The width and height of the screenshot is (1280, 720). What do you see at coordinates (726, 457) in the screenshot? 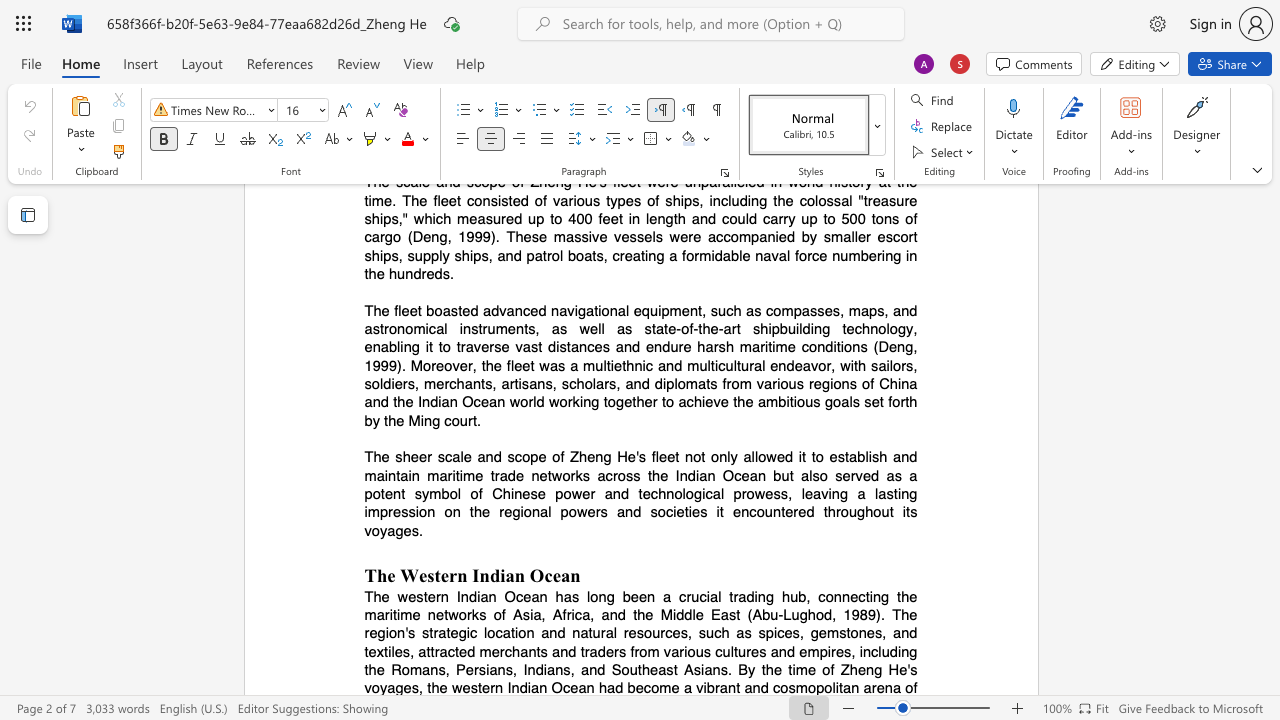
I see `the subset text "ly allowed it to" within the text "The sheer scale and scope of Zheng He"` at bounding box center [726, 457].